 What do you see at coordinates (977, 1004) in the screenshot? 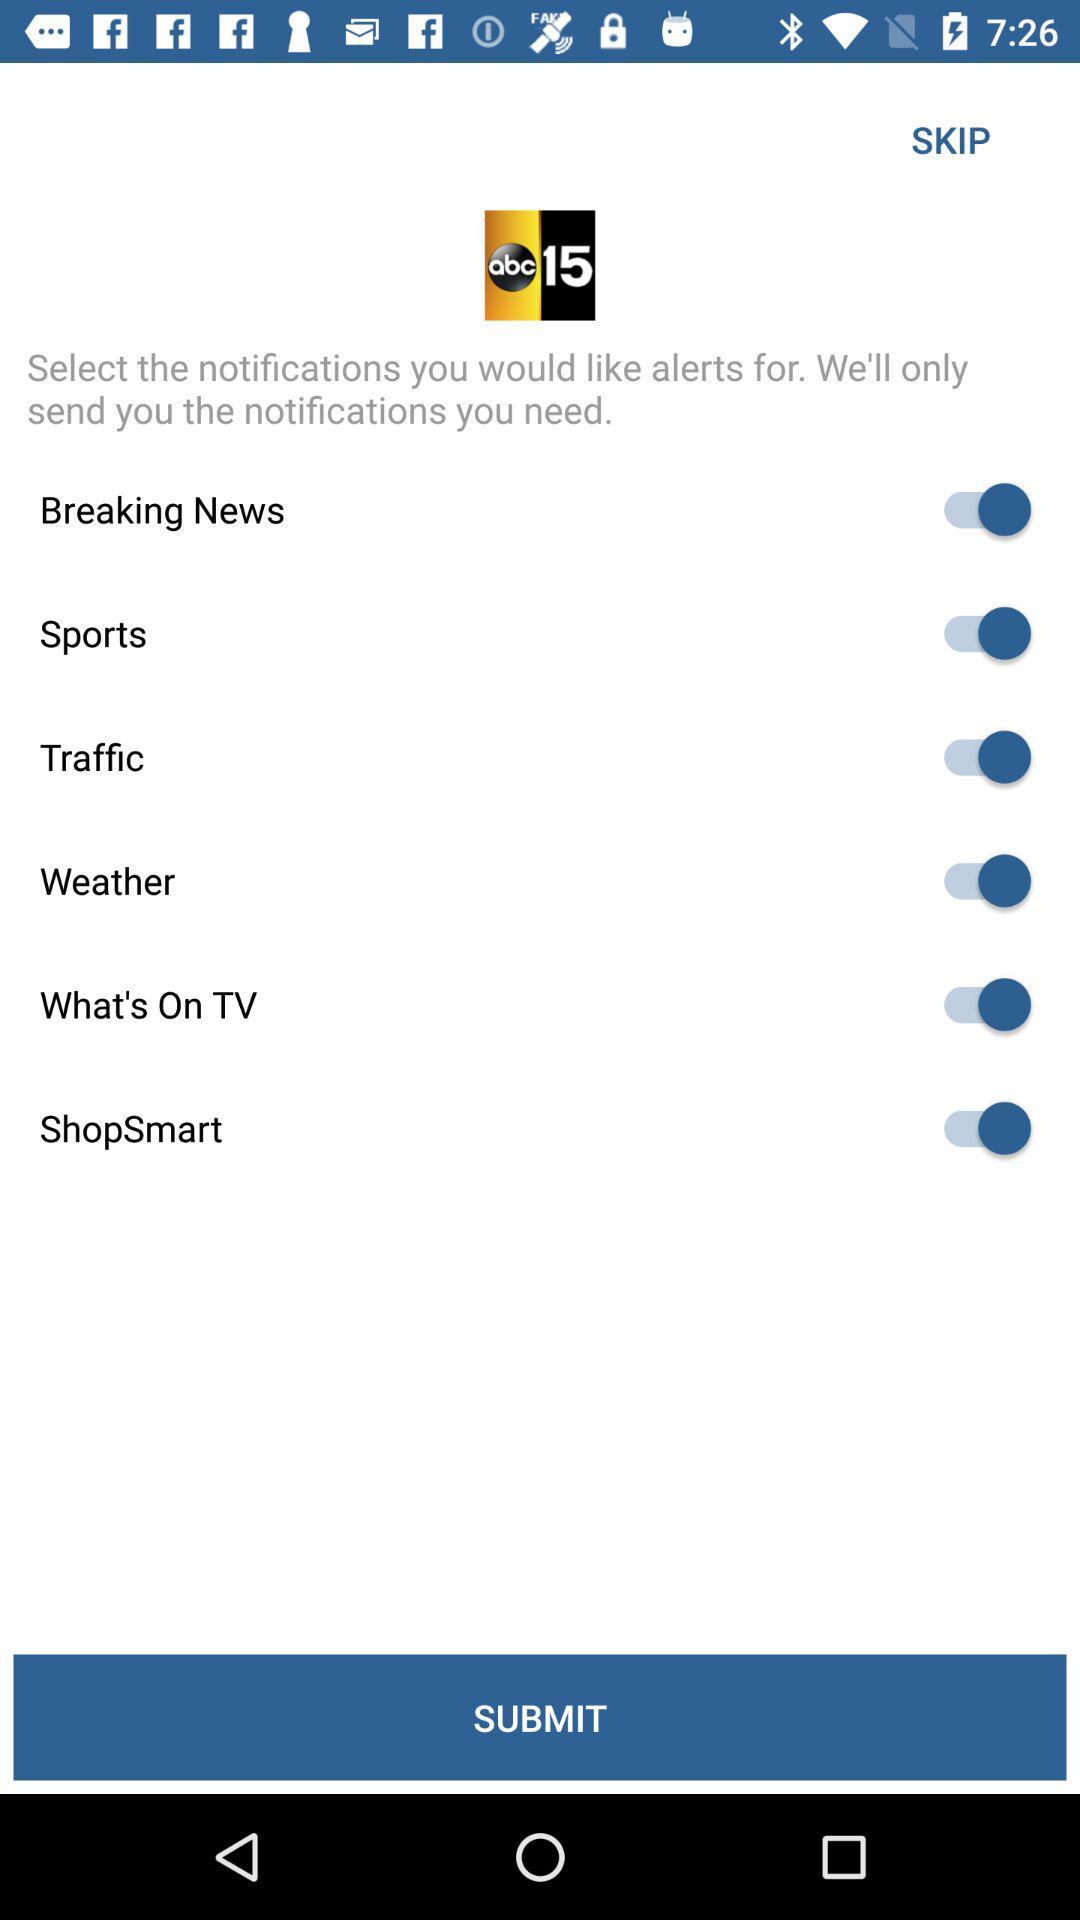
I see `taggle the autoplay option` at bounding box center [977, 1004].